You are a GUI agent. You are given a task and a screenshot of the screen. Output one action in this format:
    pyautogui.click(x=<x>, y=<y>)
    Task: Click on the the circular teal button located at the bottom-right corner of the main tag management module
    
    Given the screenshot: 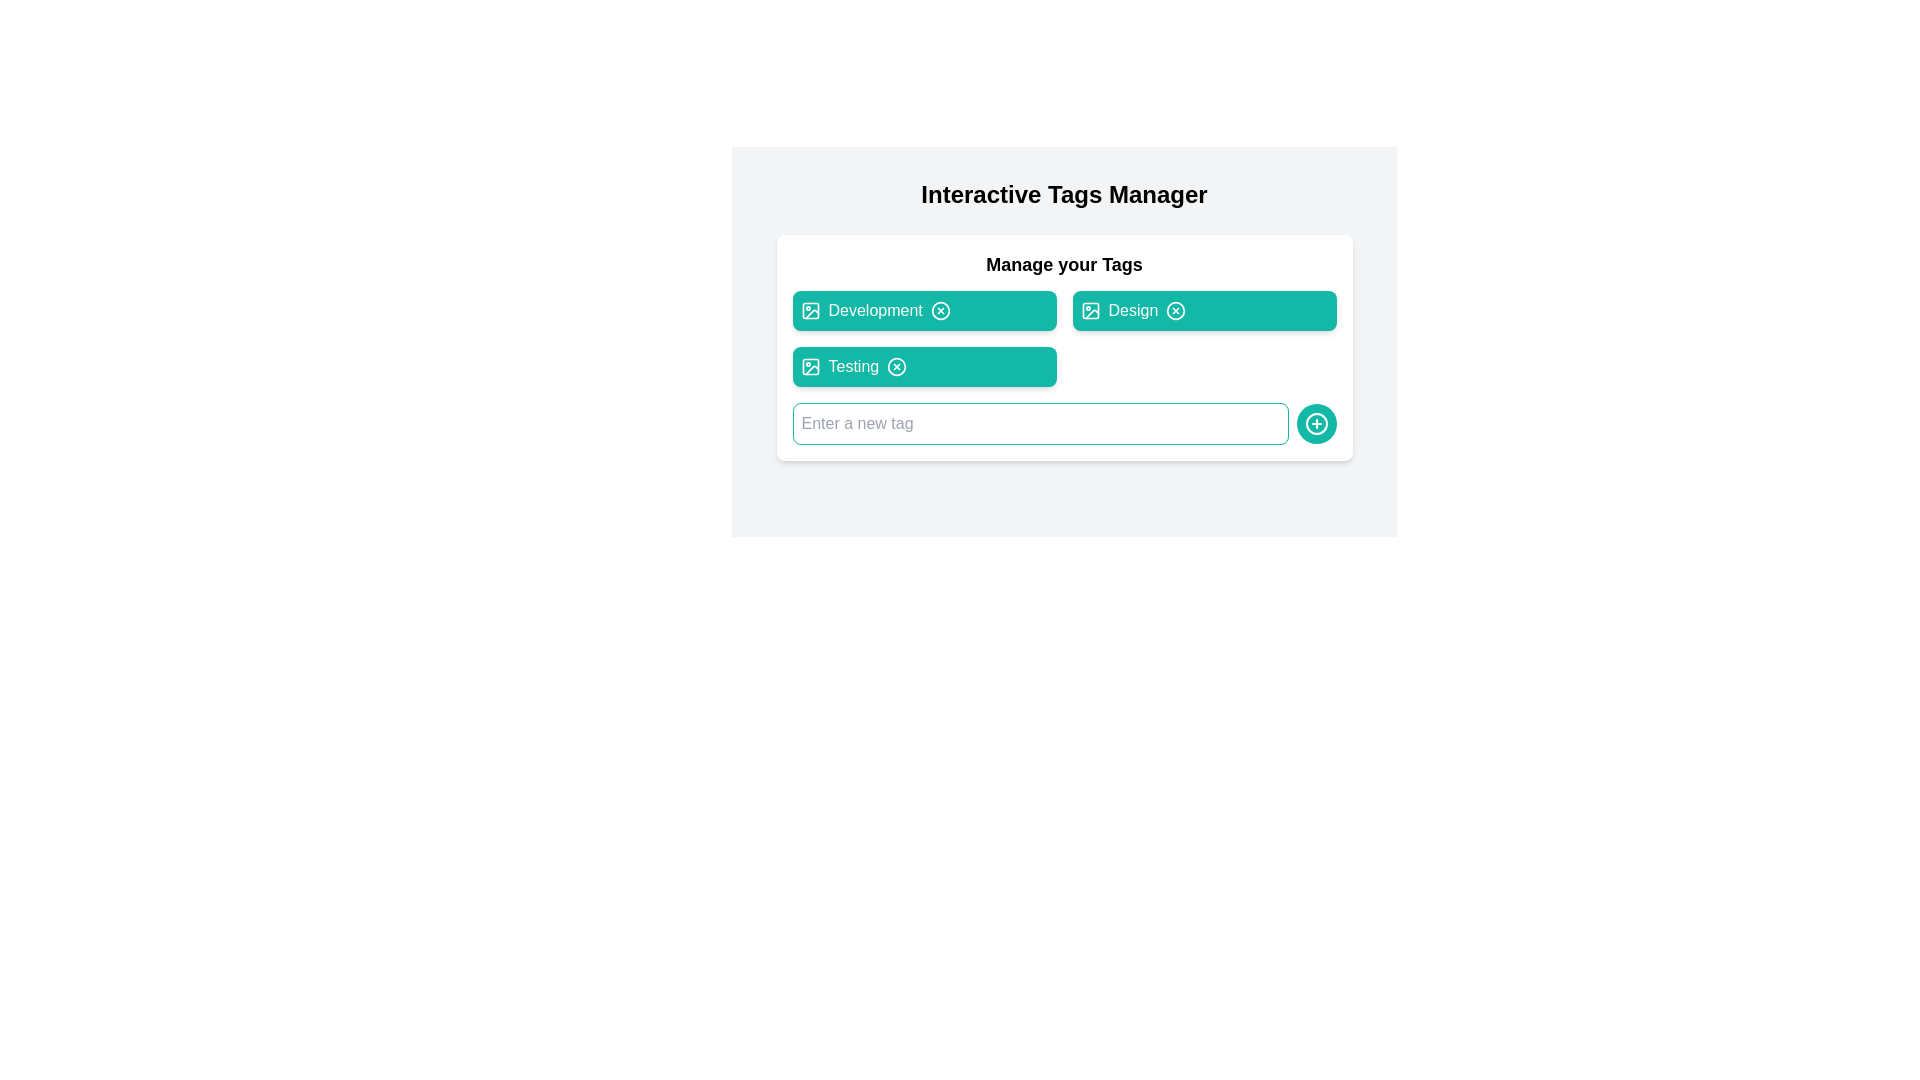 What is the action you would take?
    pyautogui.click(x=1316, y=423)
    